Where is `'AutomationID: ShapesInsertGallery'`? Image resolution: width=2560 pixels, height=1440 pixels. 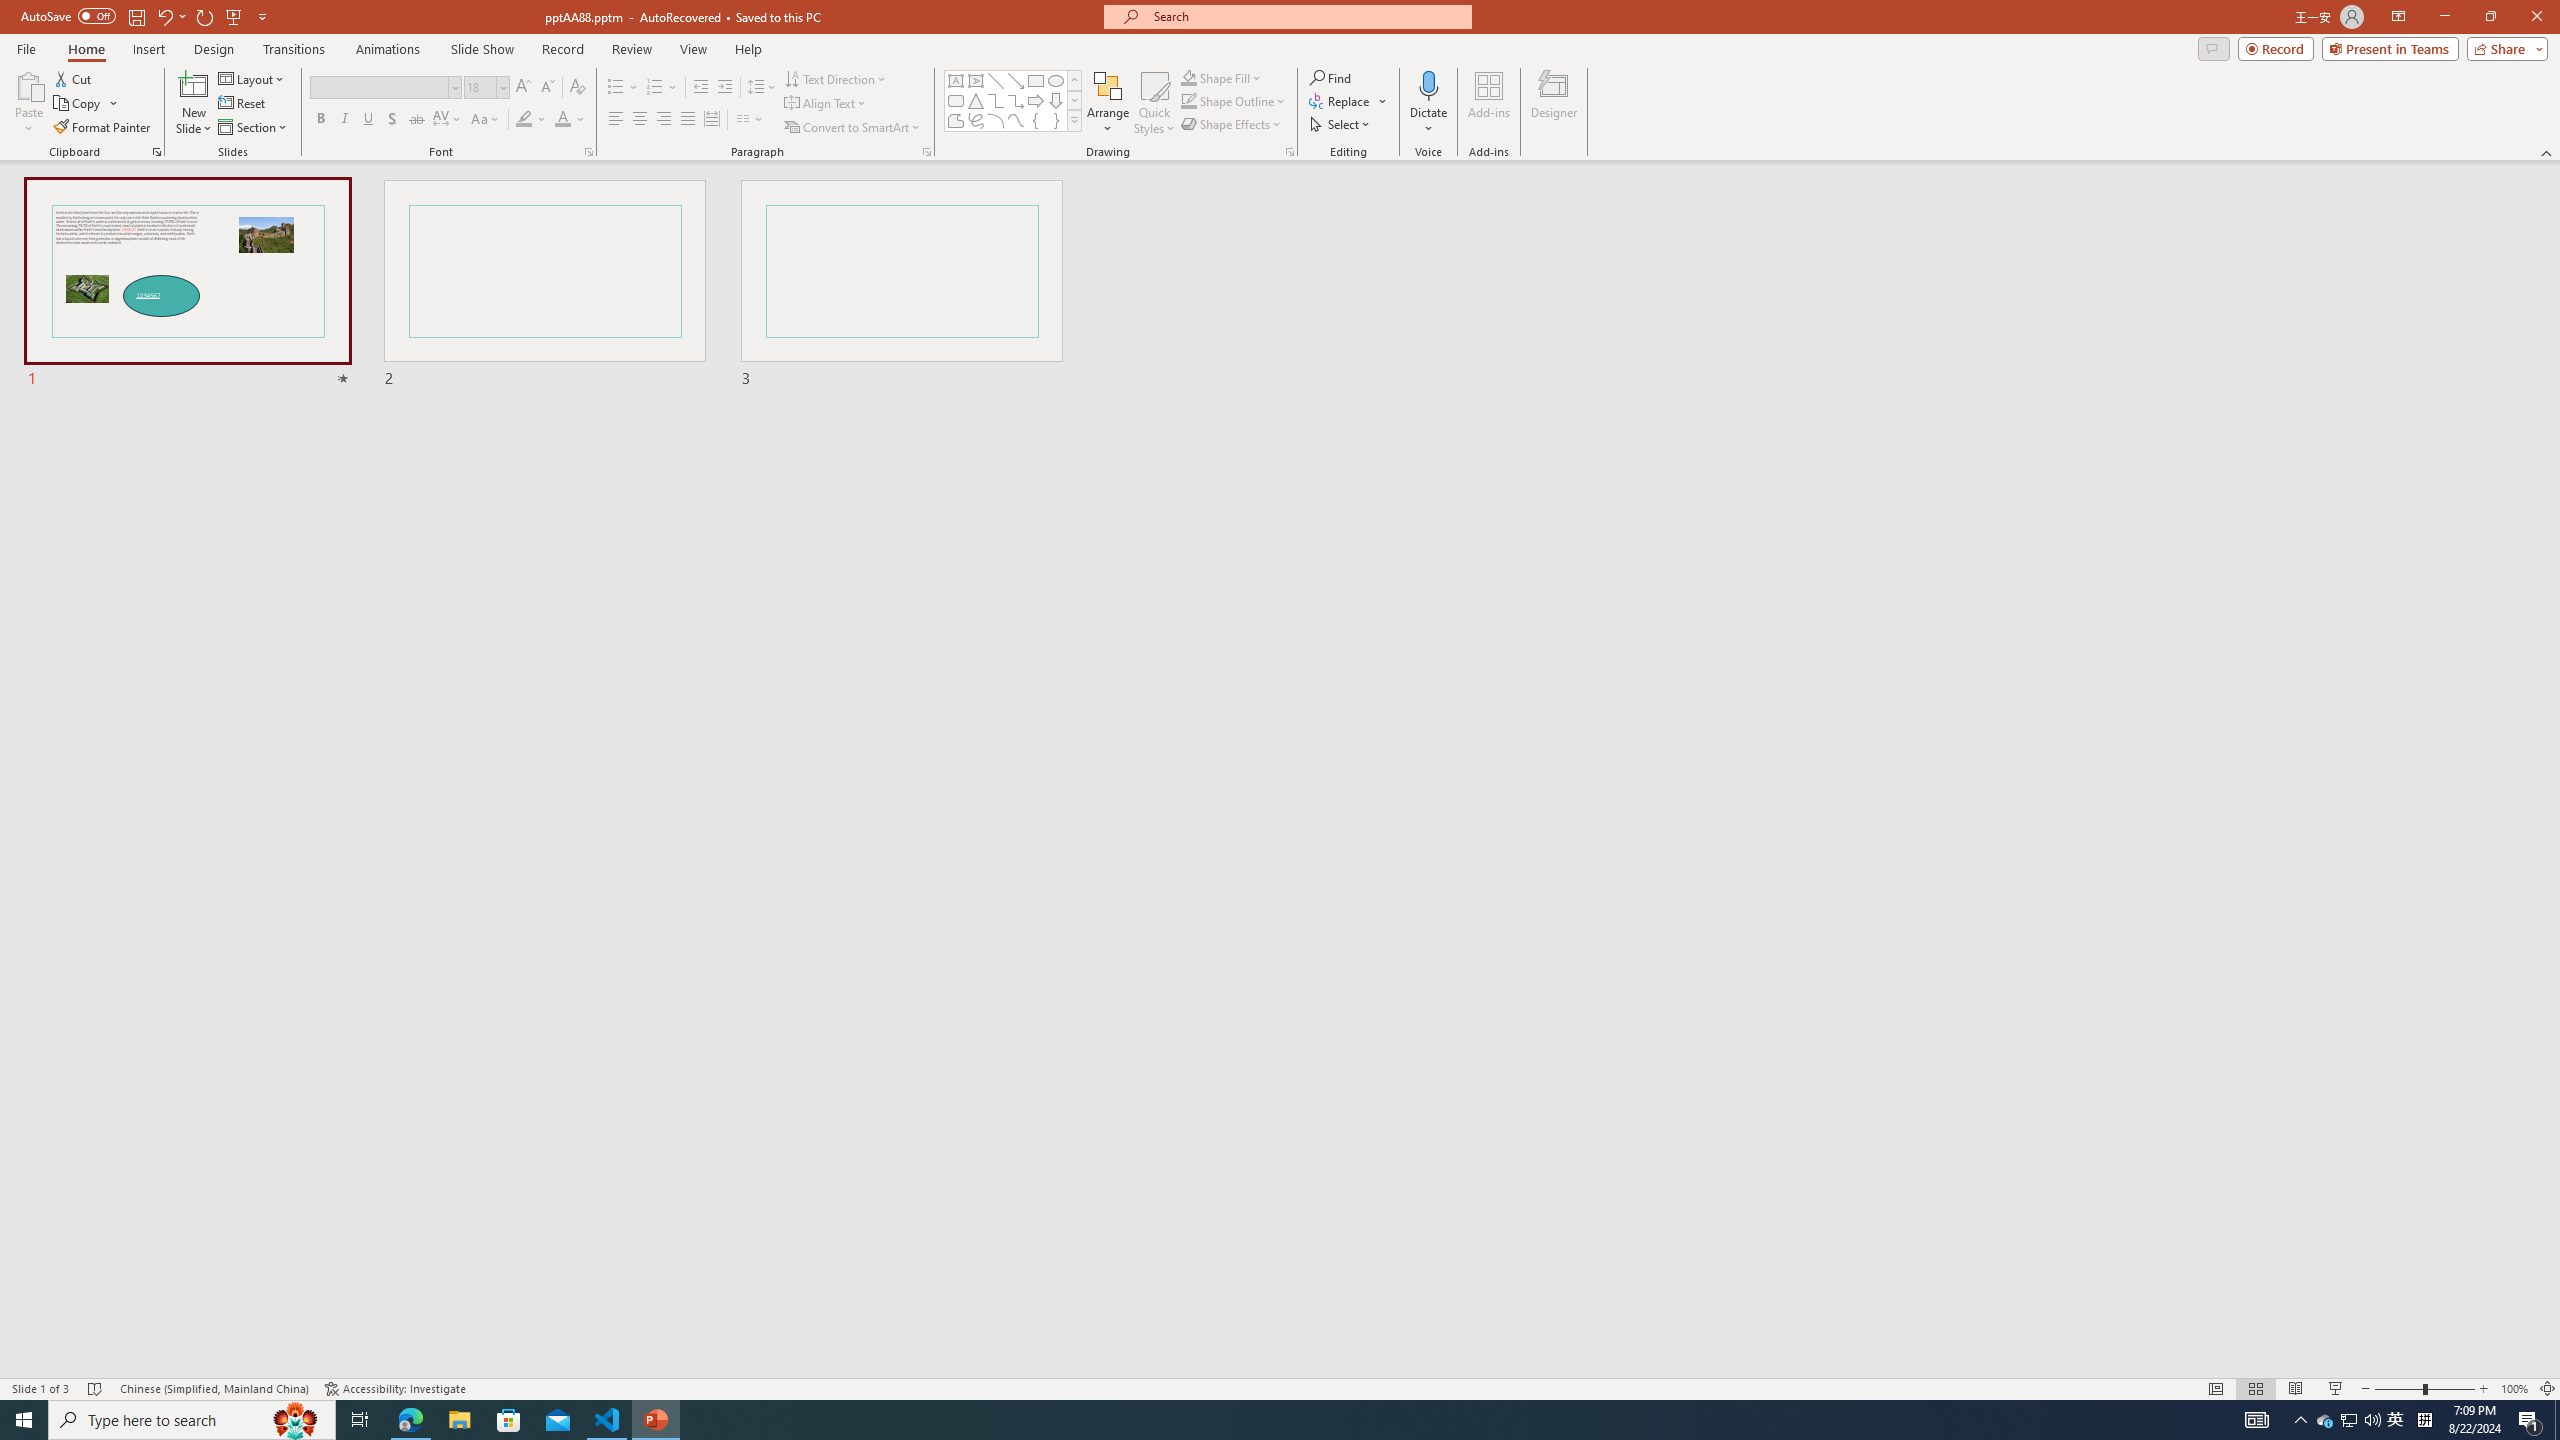
'AutomationID: ShapesInsertGallery' is located at coordinates (1012, 100).